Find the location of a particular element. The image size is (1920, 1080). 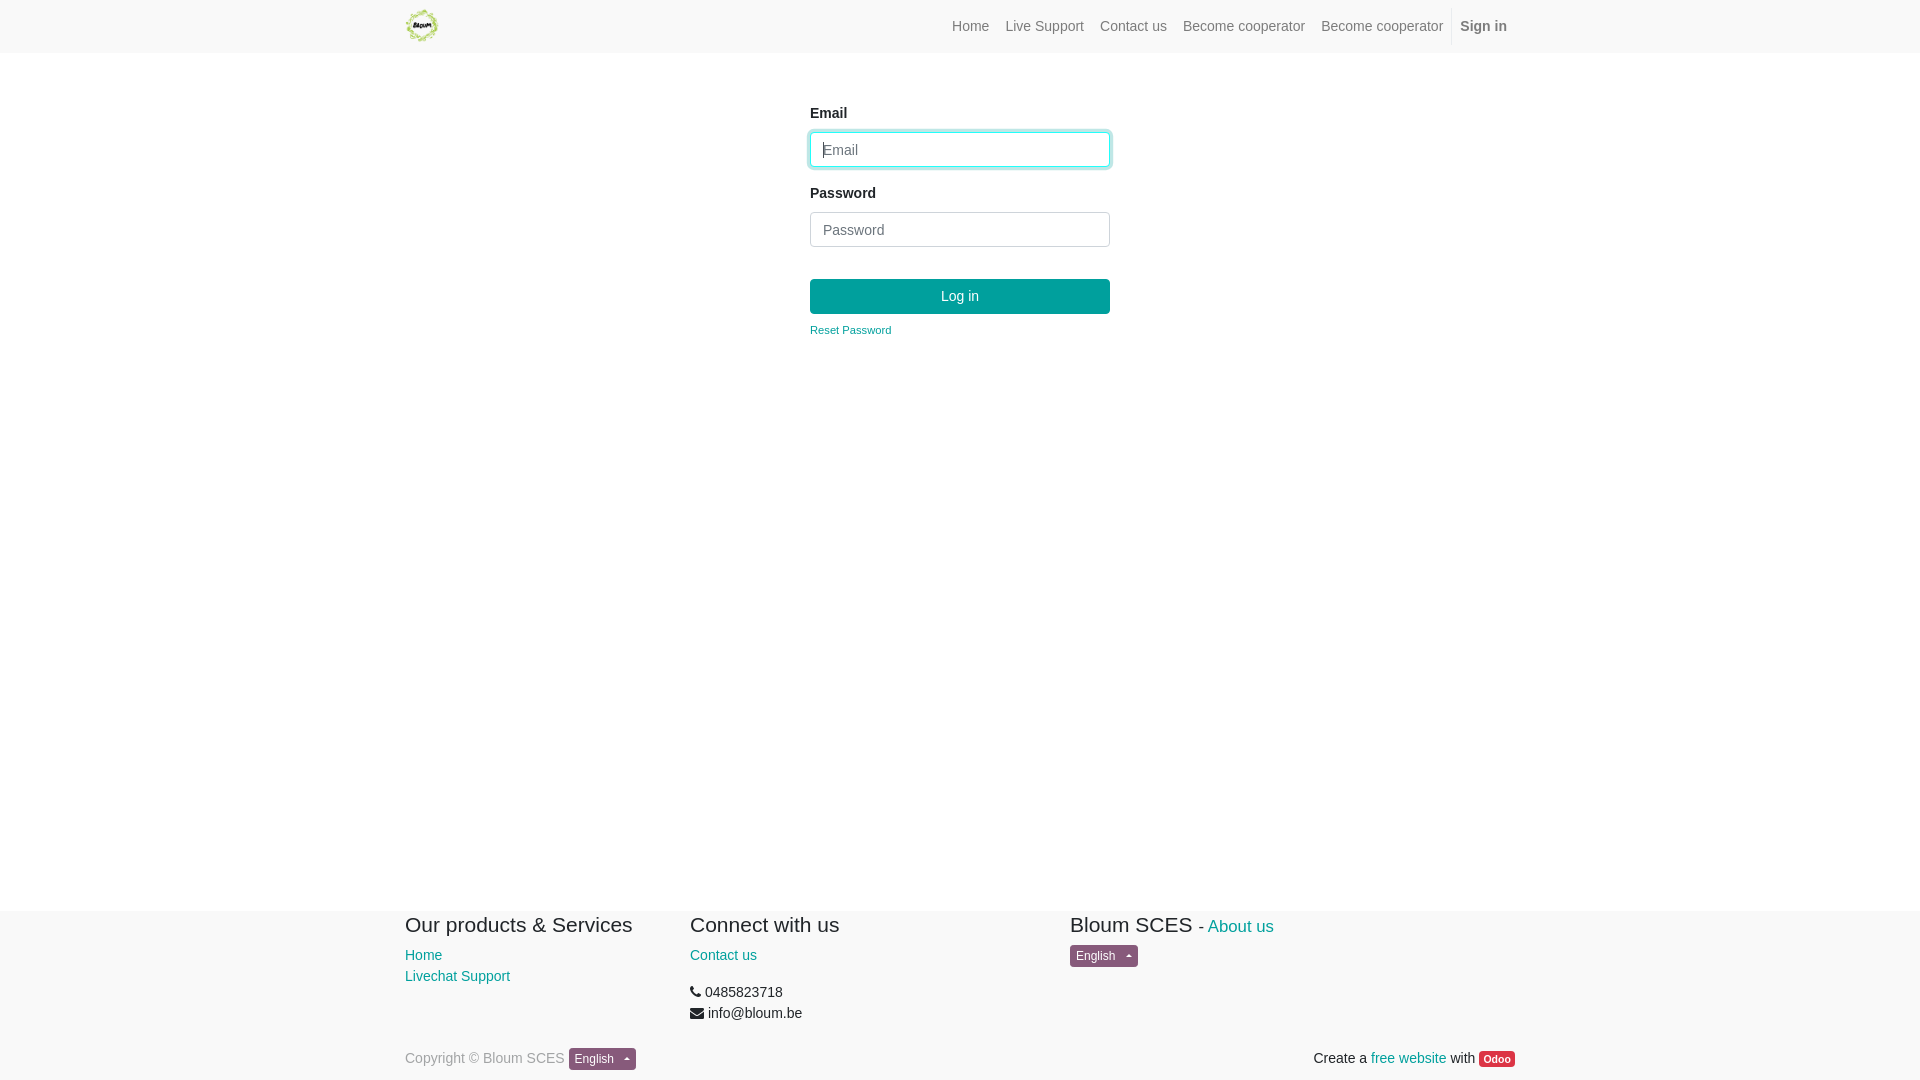

'Reset Password' is located at coordinates (810, 329).